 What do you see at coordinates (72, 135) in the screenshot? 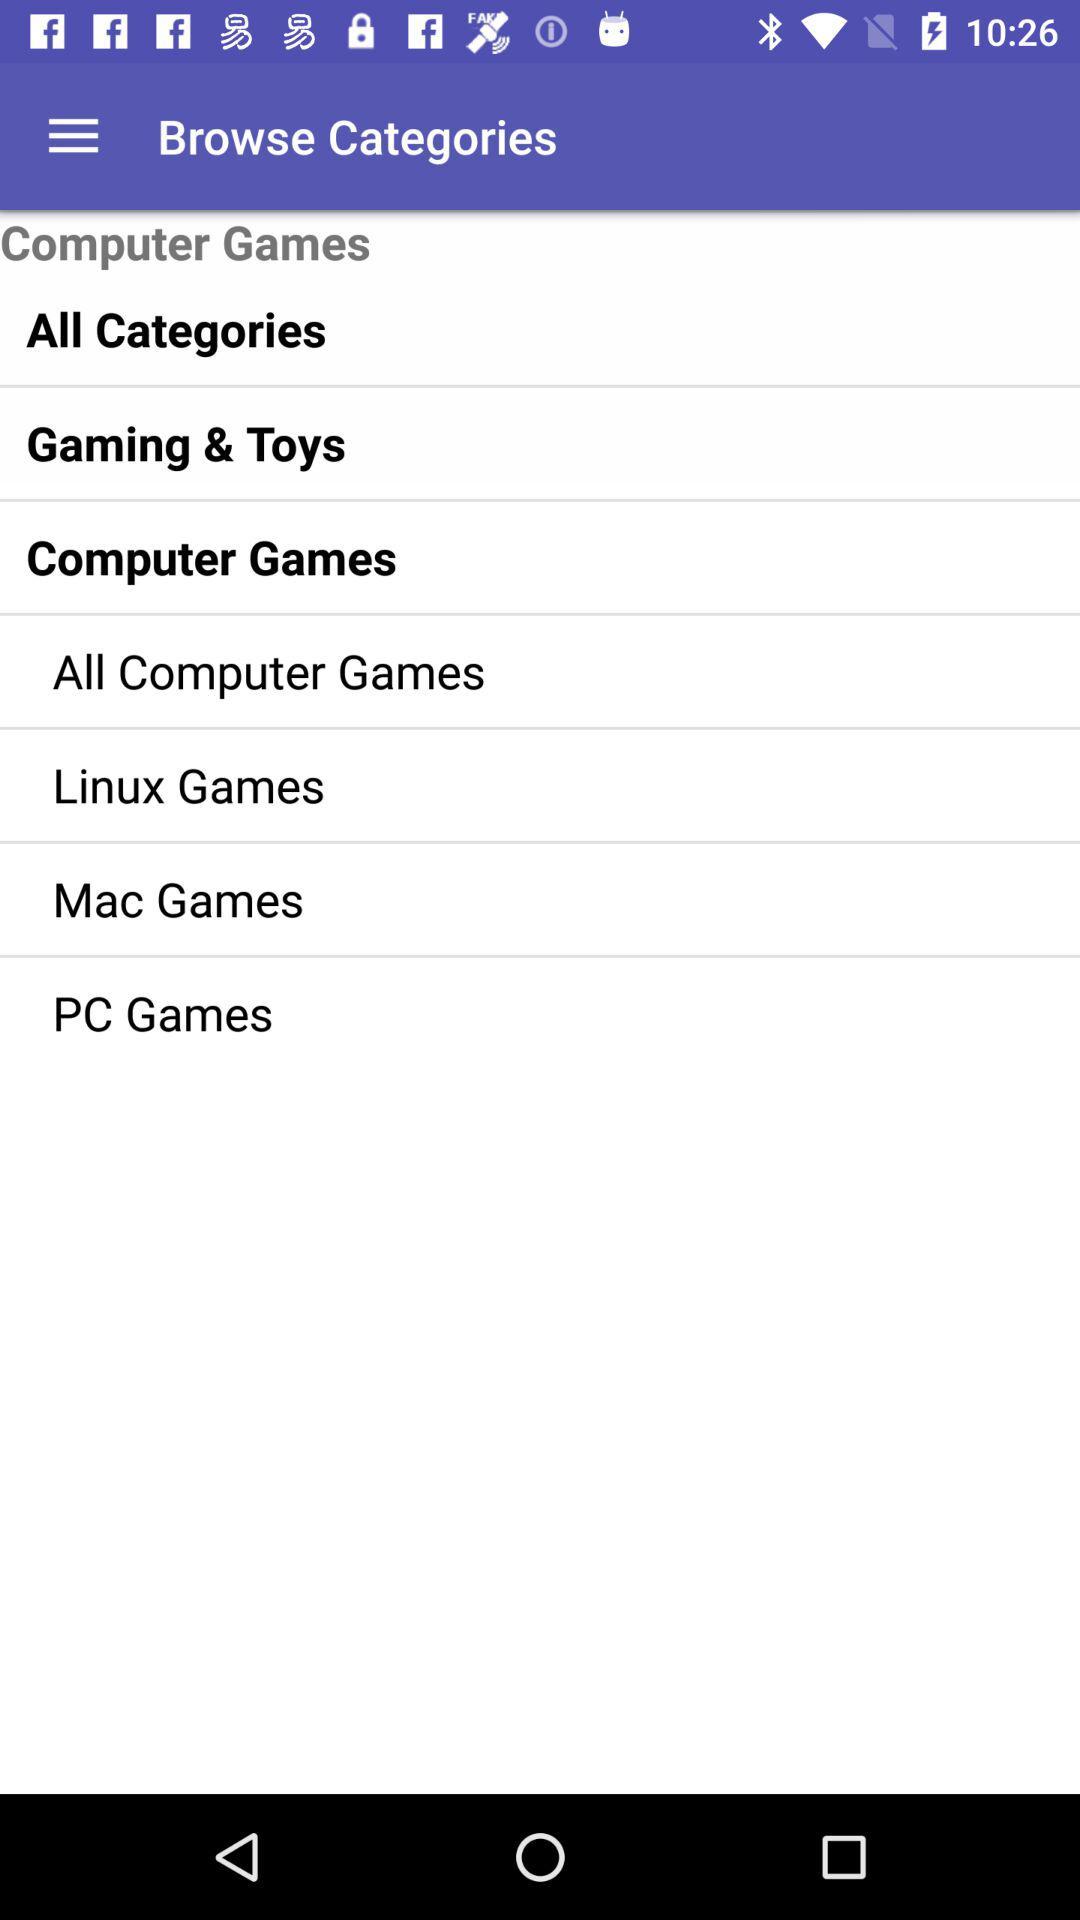
I see `drop down menu` at bounding box center [72, 135].